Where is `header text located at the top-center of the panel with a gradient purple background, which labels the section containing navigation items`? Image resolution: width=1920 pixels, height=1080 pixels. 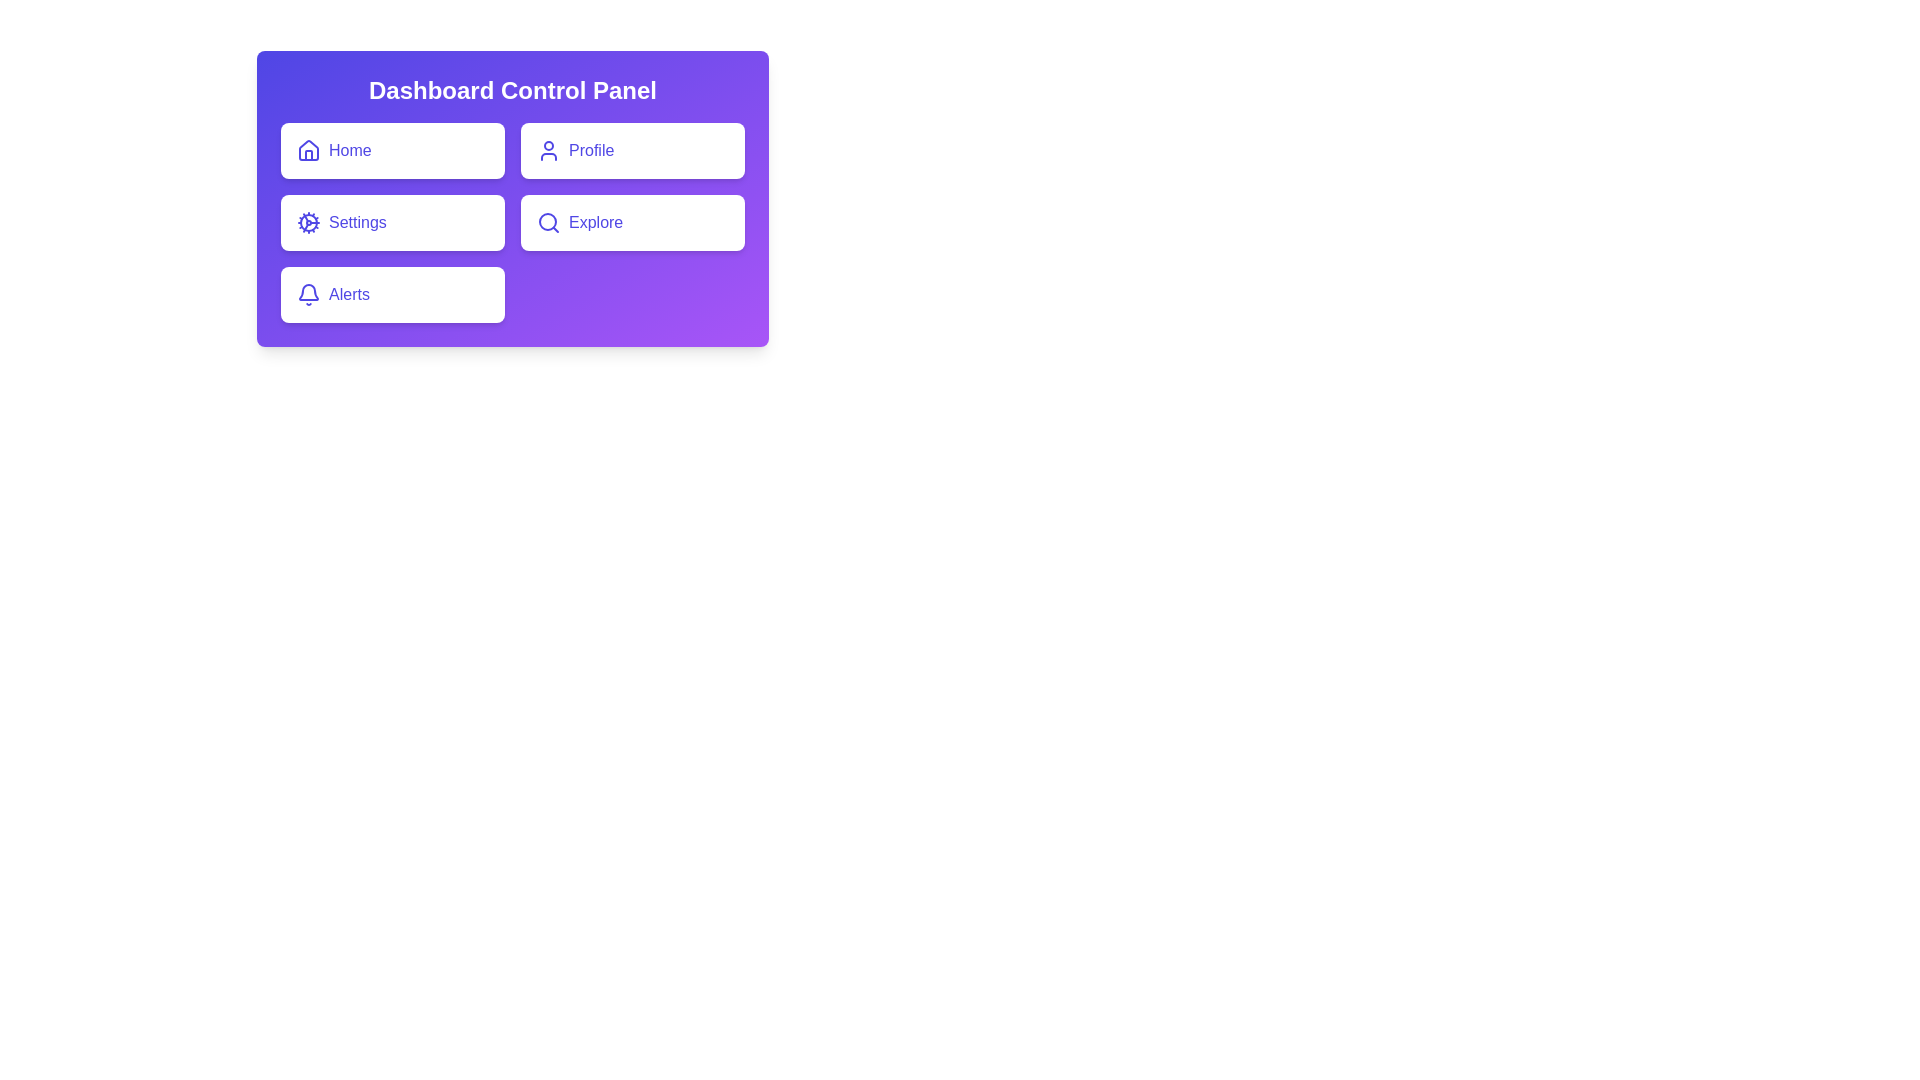
header text located at the top-center of the panel with a gradient purple background, which labels the section containing navigation items is located at coordinates (513, 91).